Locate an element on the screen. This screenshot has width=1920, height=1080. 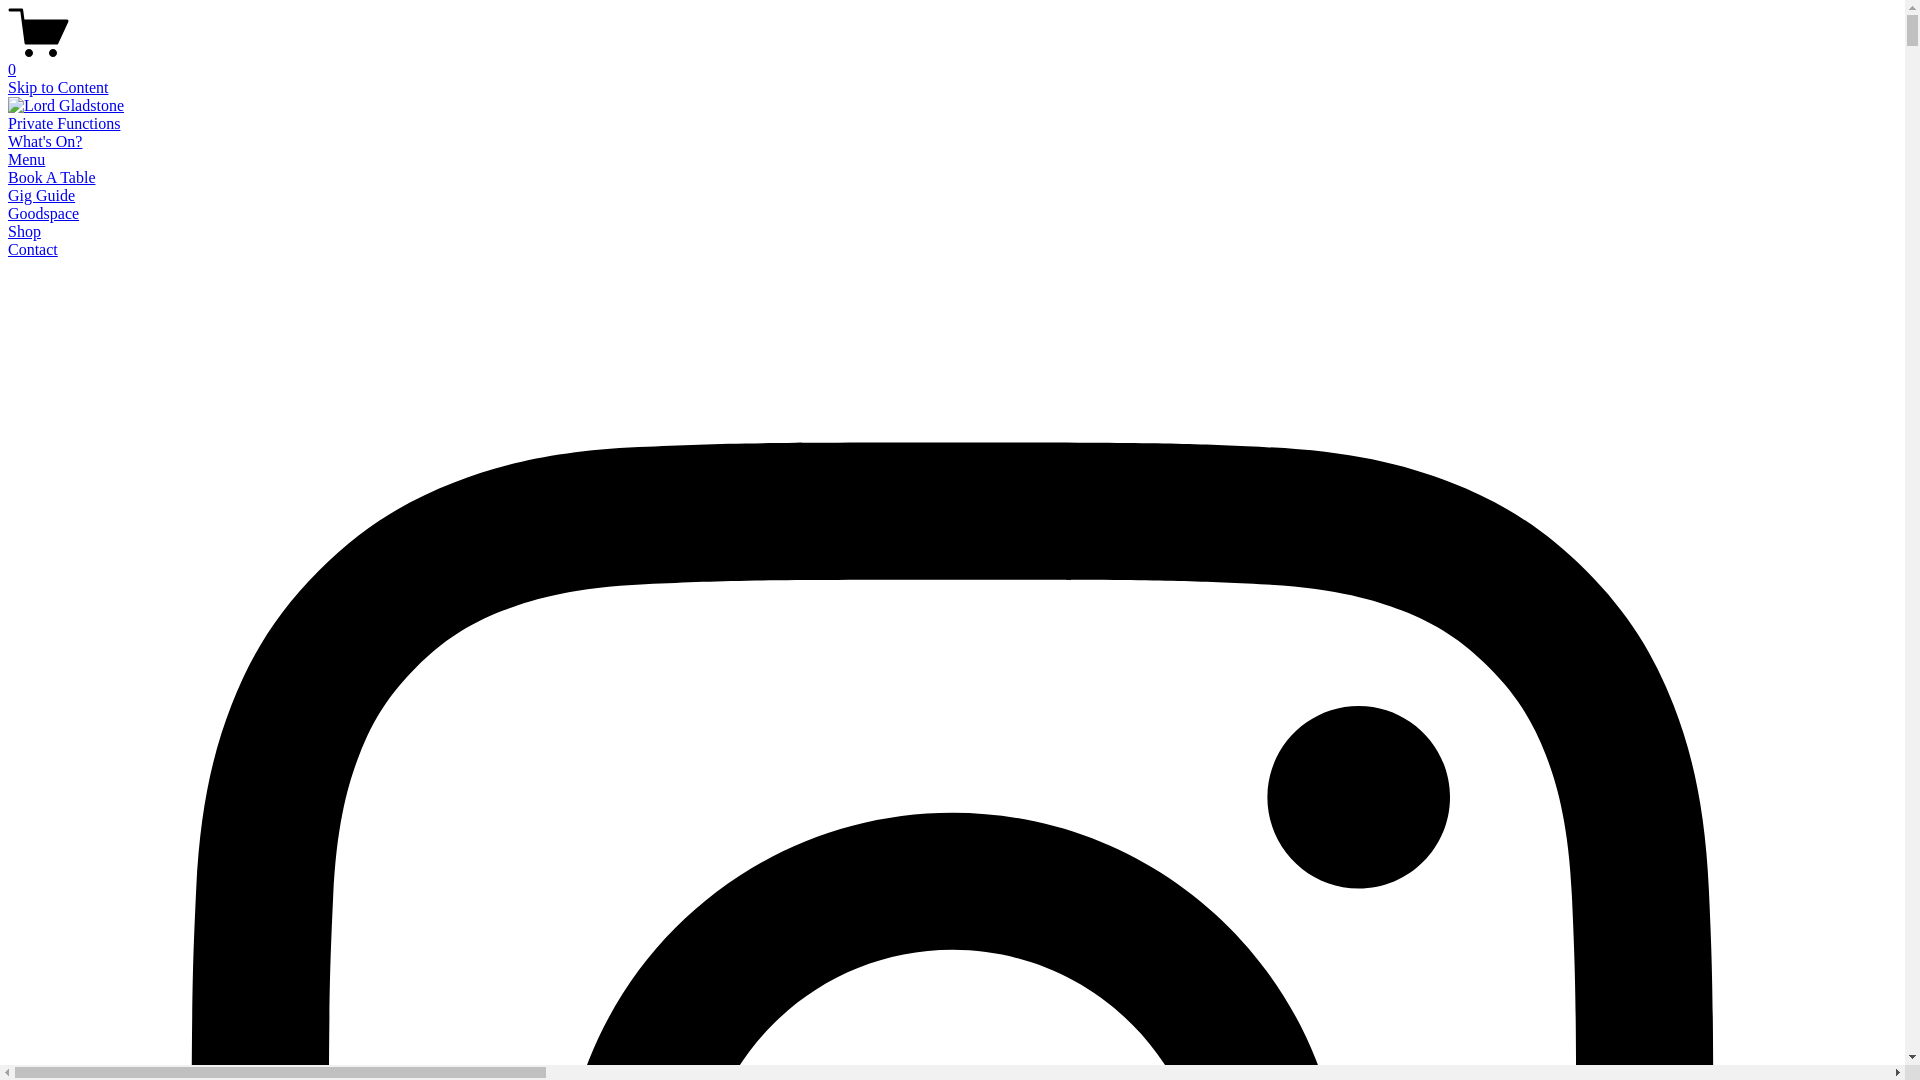
'Book A Table' is located at coordinates (51, 176).